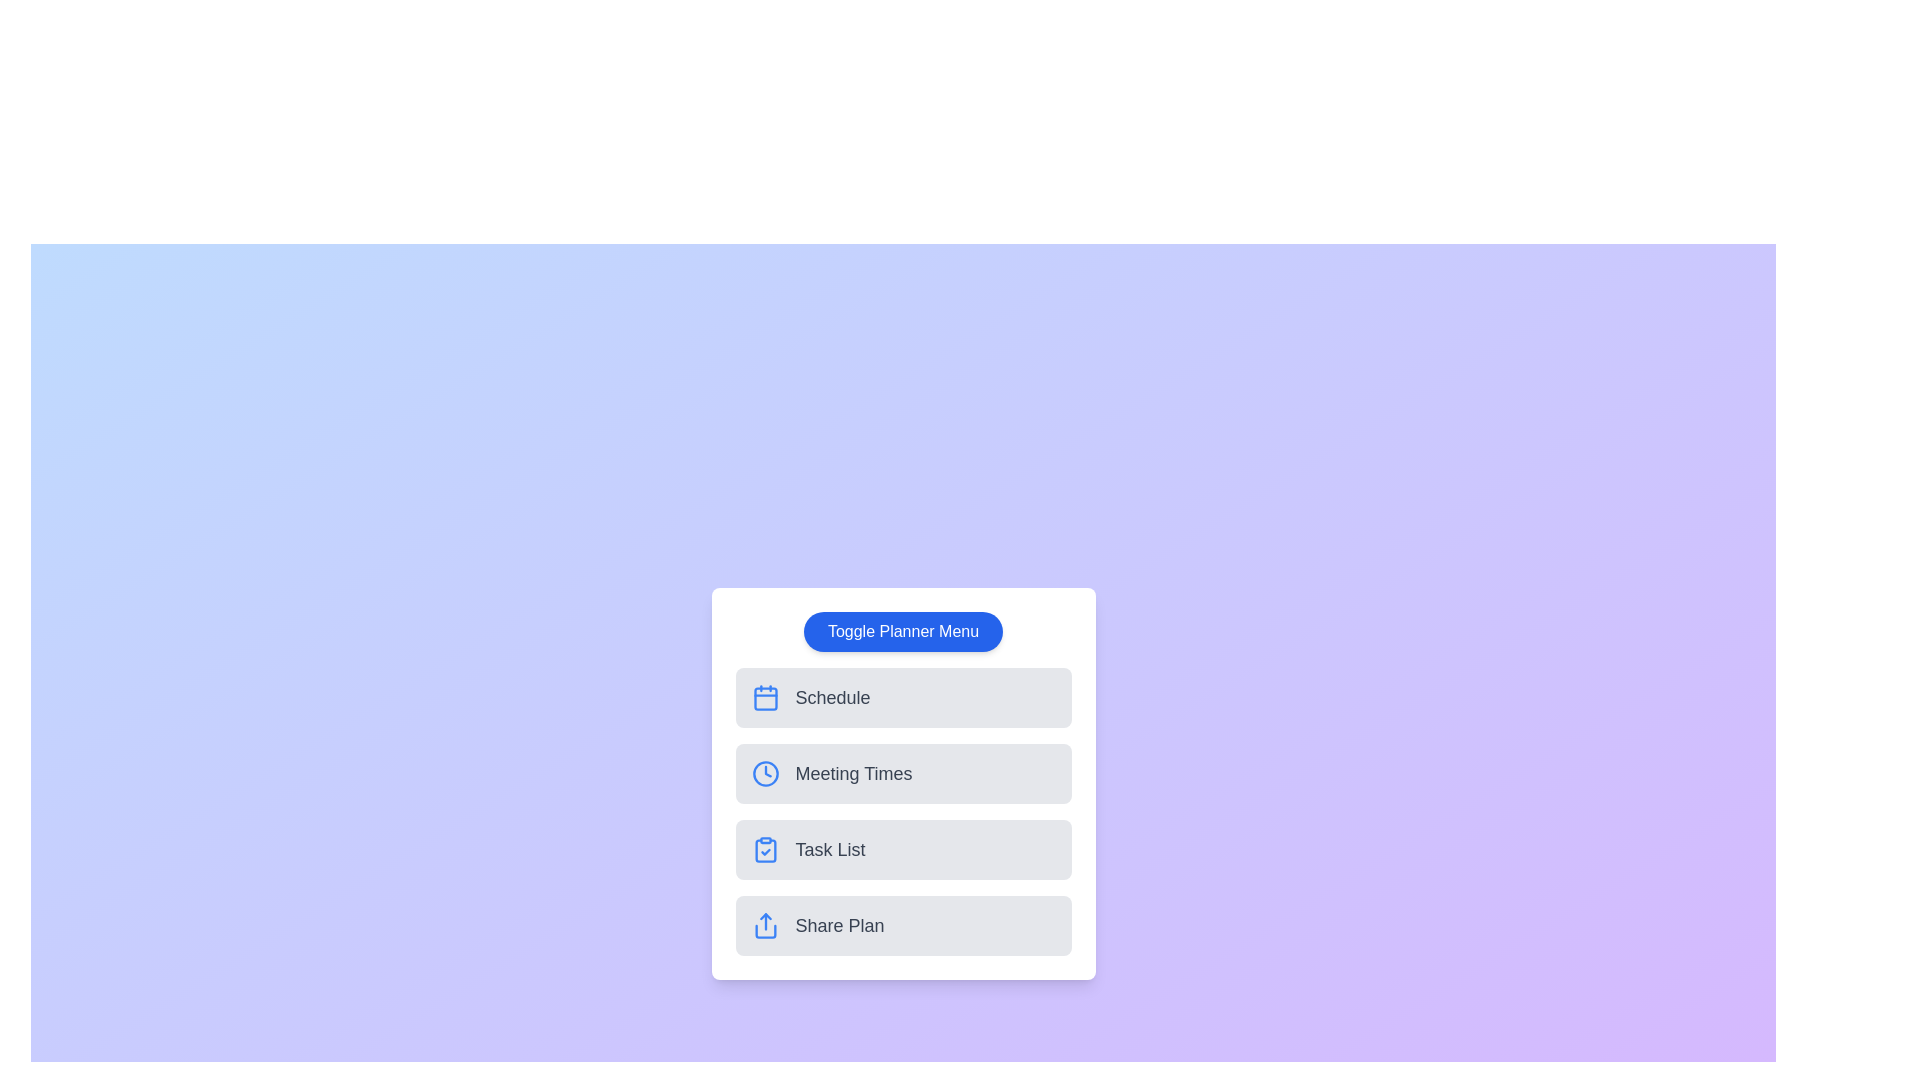  What do you see at coordinates (764, 849) in the screenshot?
I see `the icon corresponding to Task List in the planner menu` at bounding box center [764, 849].